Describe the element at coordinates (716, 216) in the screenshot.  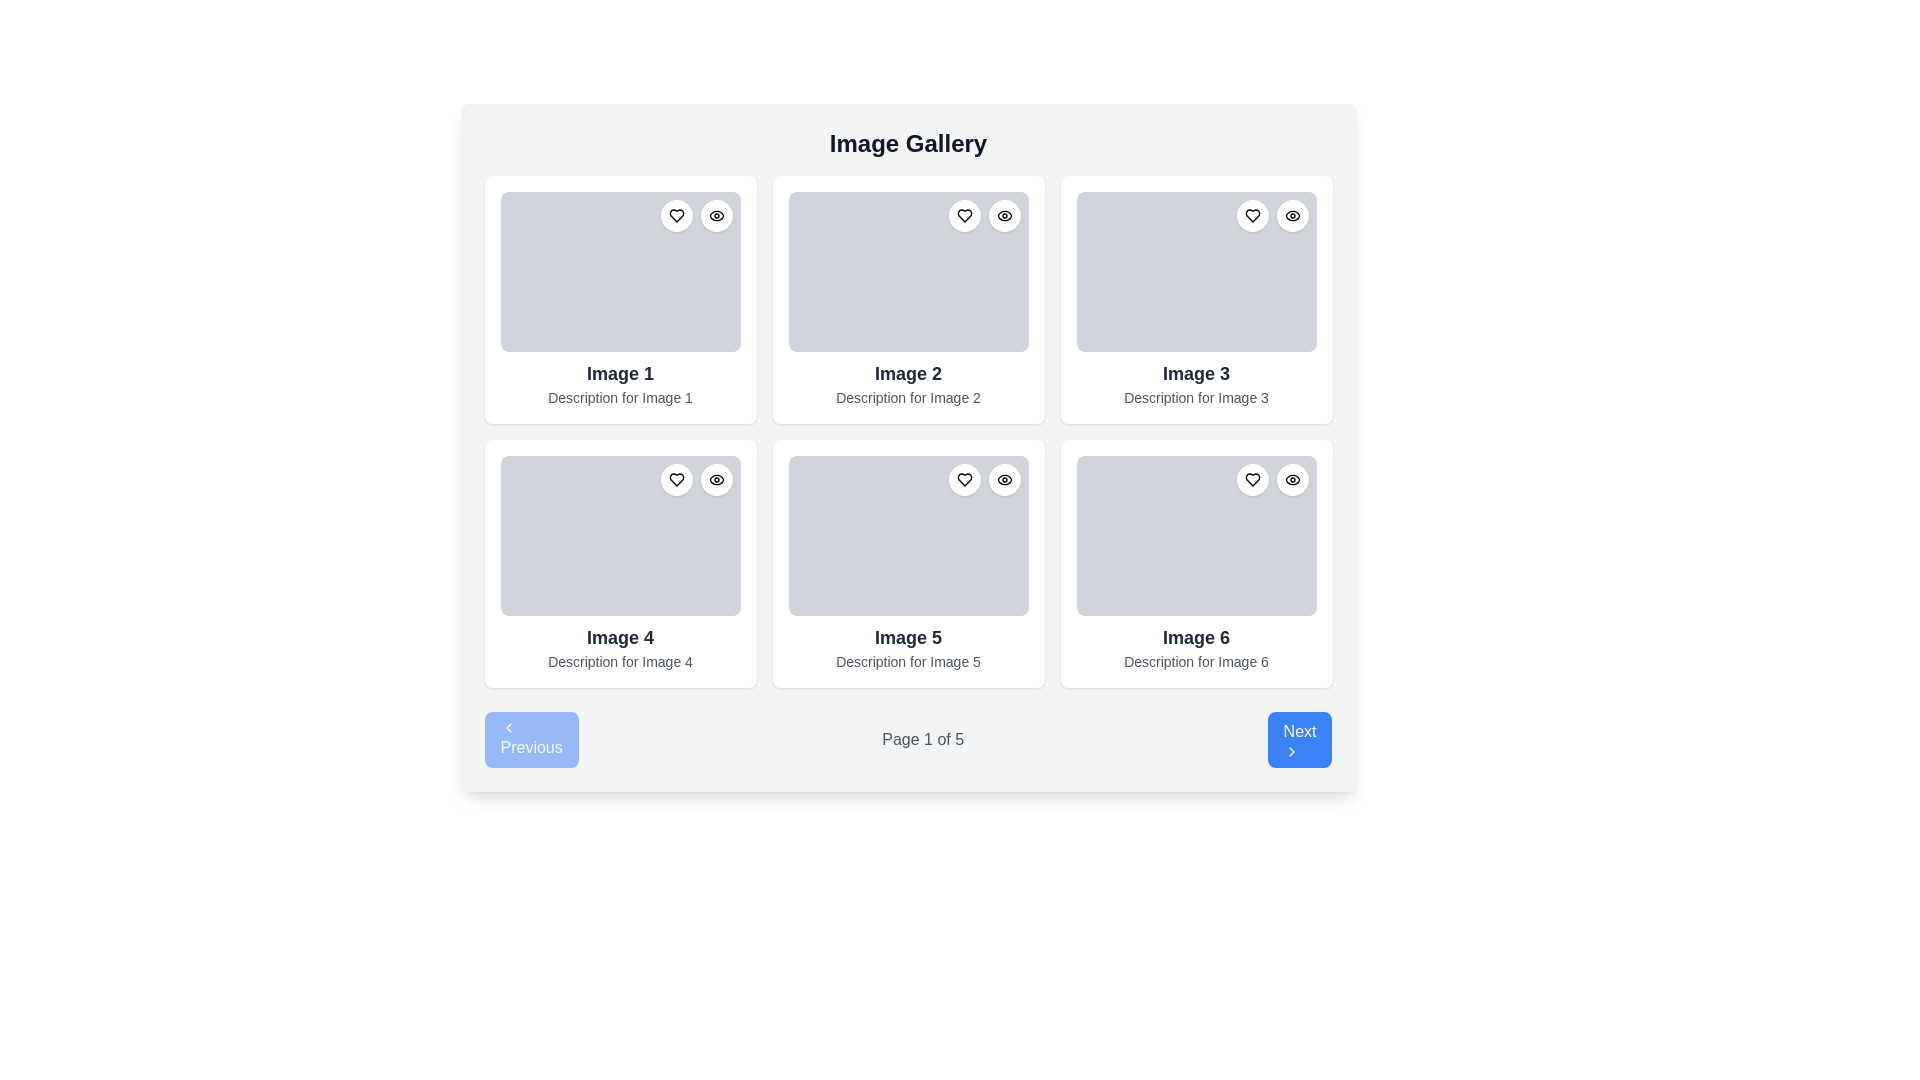
I see `the eye-shaped icon within the circular button located at the top-right corner of the 'Image 1' card in the image gallery` at that location.